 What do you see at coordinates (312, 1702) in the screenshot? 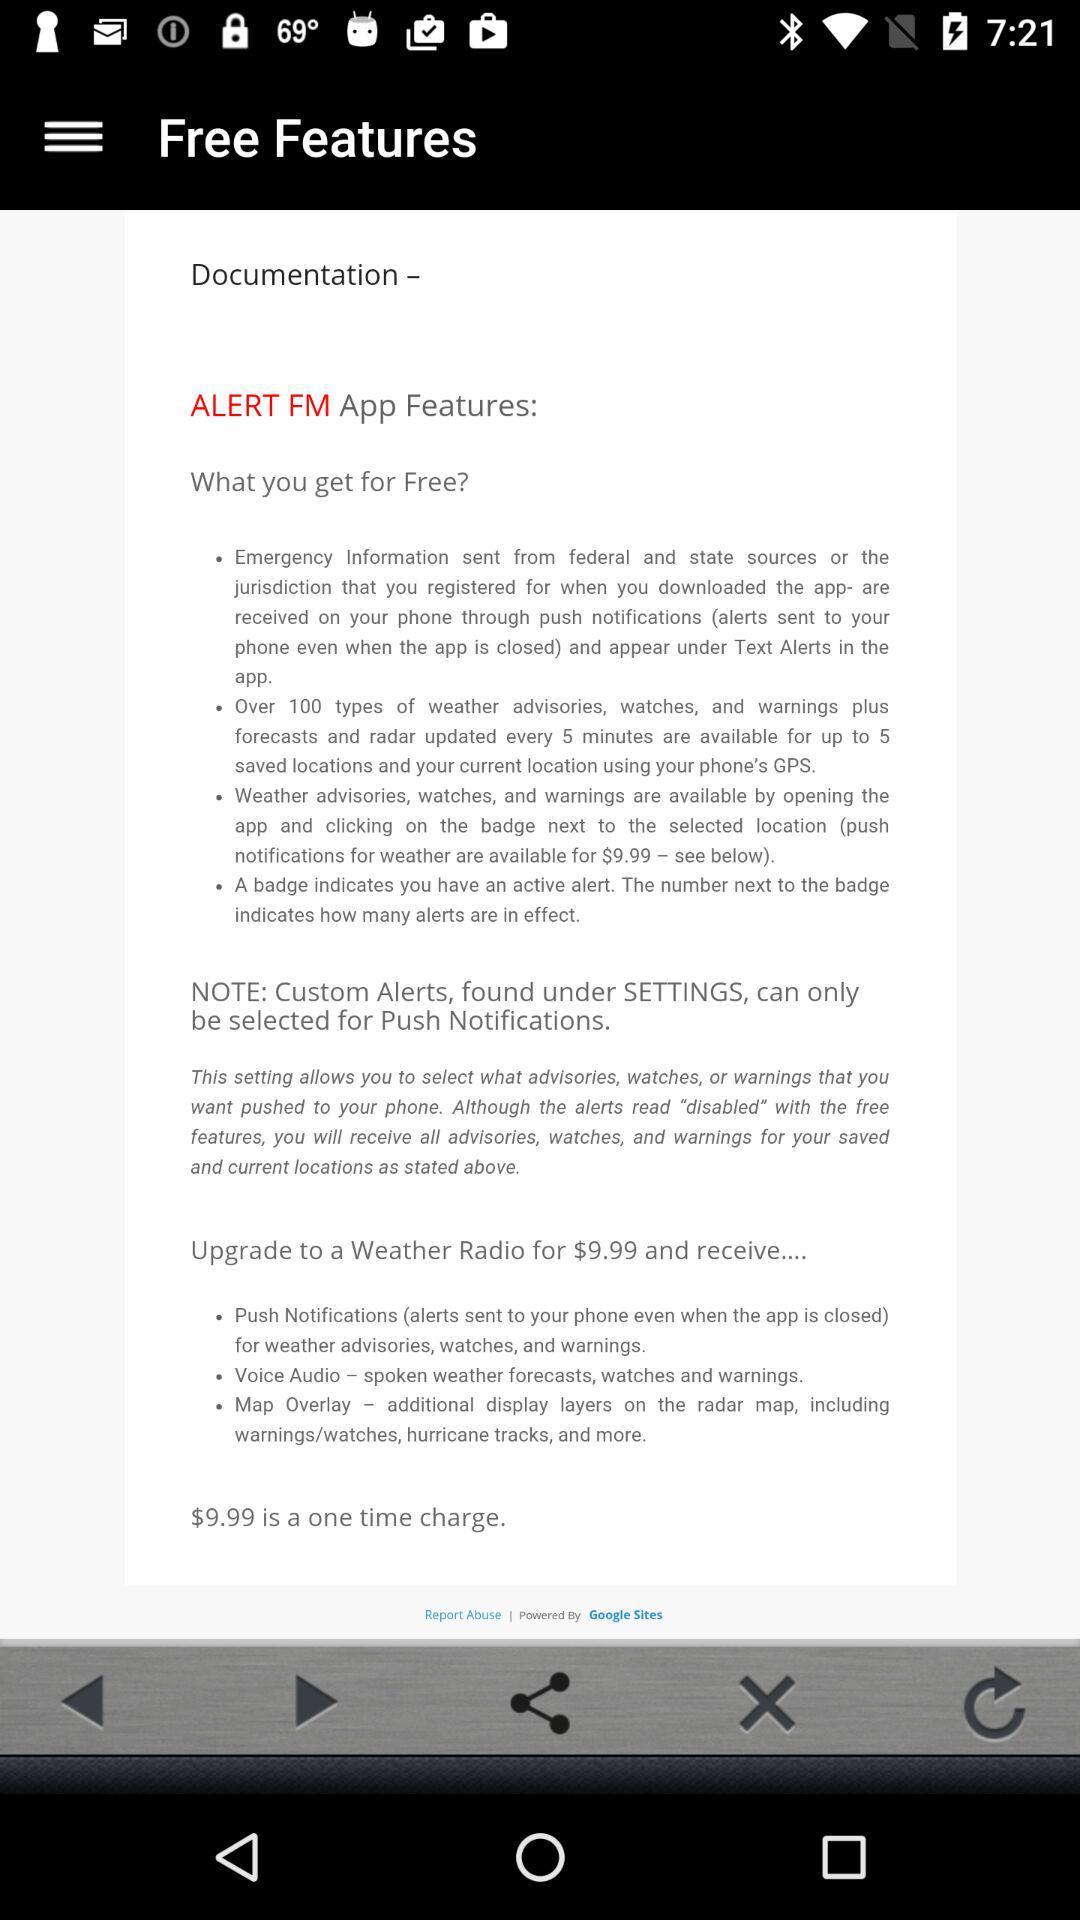
I see `forward` at bounding box center [312, 1702].